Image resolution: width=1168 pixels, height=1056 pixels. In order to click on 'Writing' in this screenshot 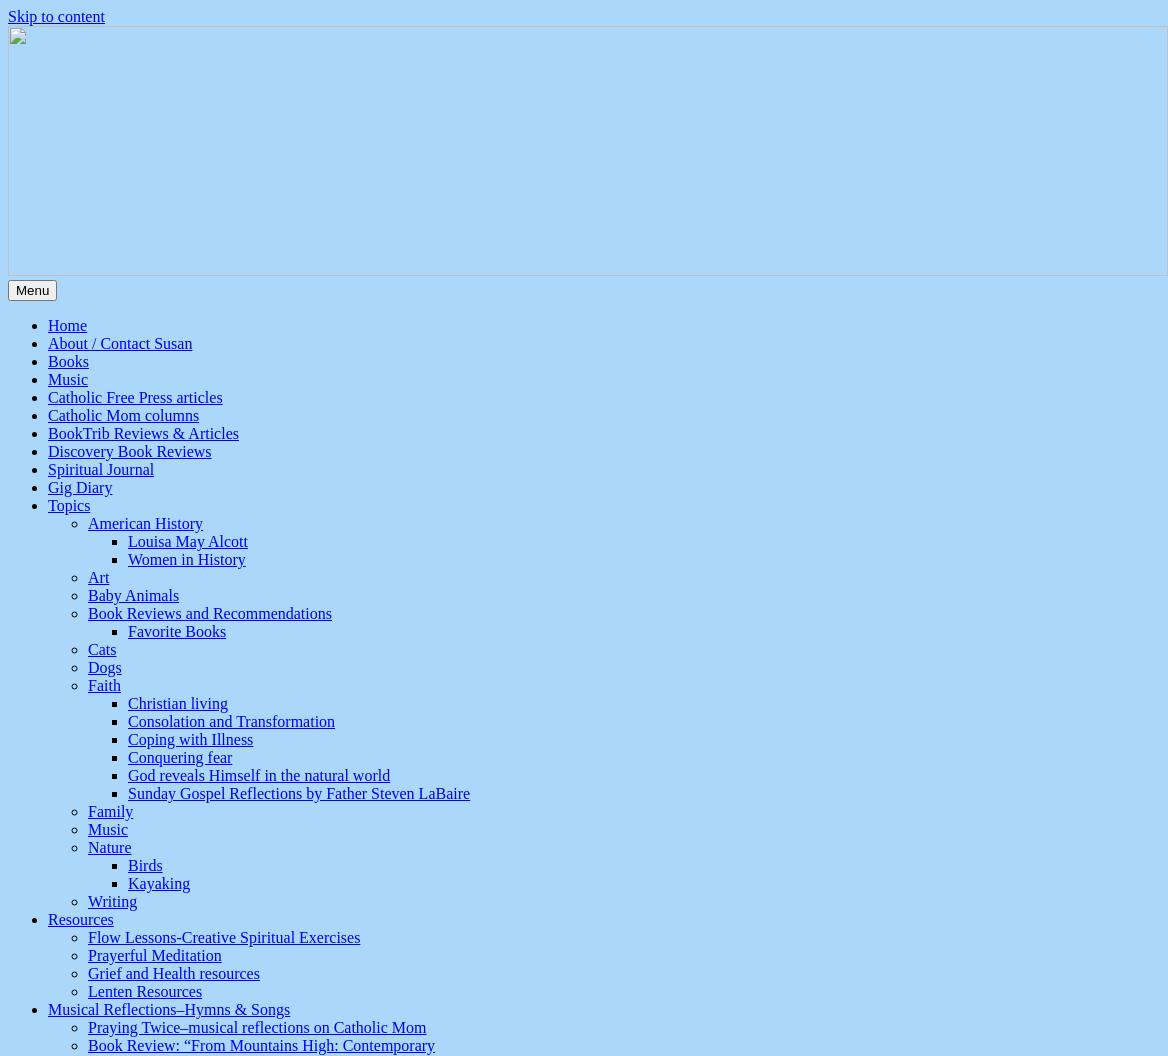, I will do `click(111, 900)`.